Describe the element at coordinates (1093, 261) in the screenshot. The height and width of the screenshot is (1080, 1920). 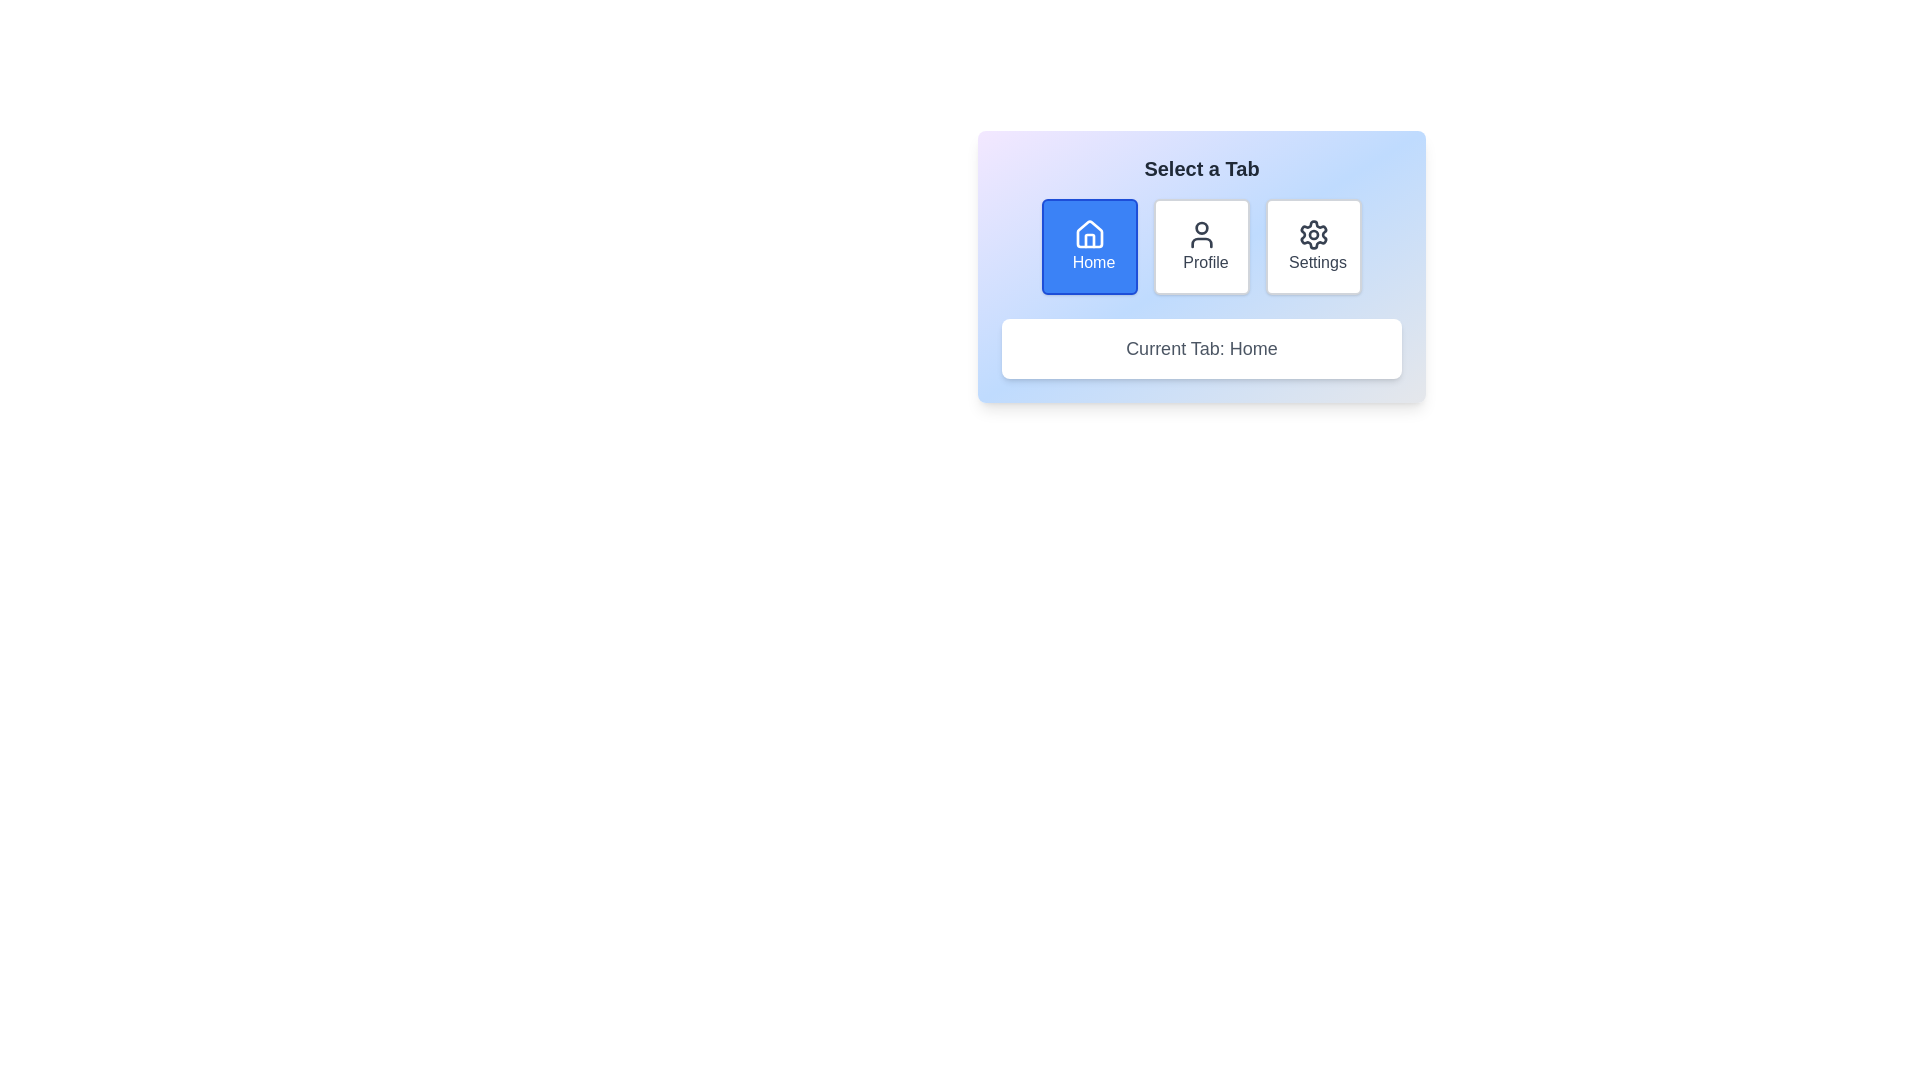
I see `the 'Home' label located inside the blue button in the top-left corner of the button row` at that location.